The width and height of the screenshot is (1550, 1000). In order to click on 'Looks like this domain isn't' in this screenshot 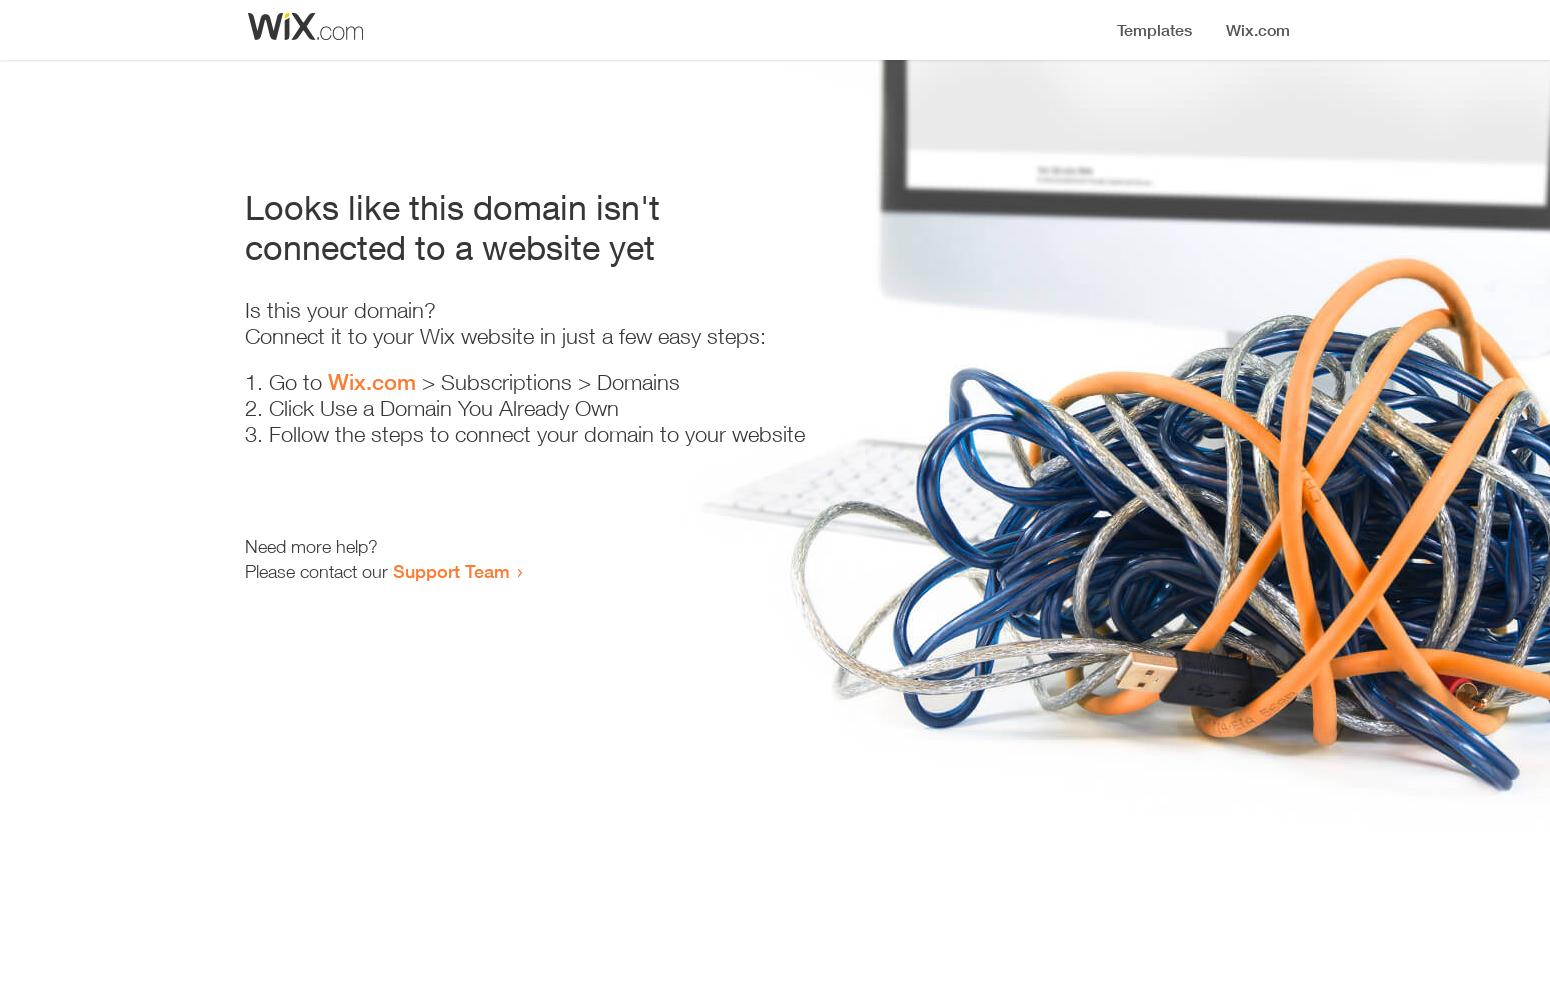, I will do `click(452, 206)`.